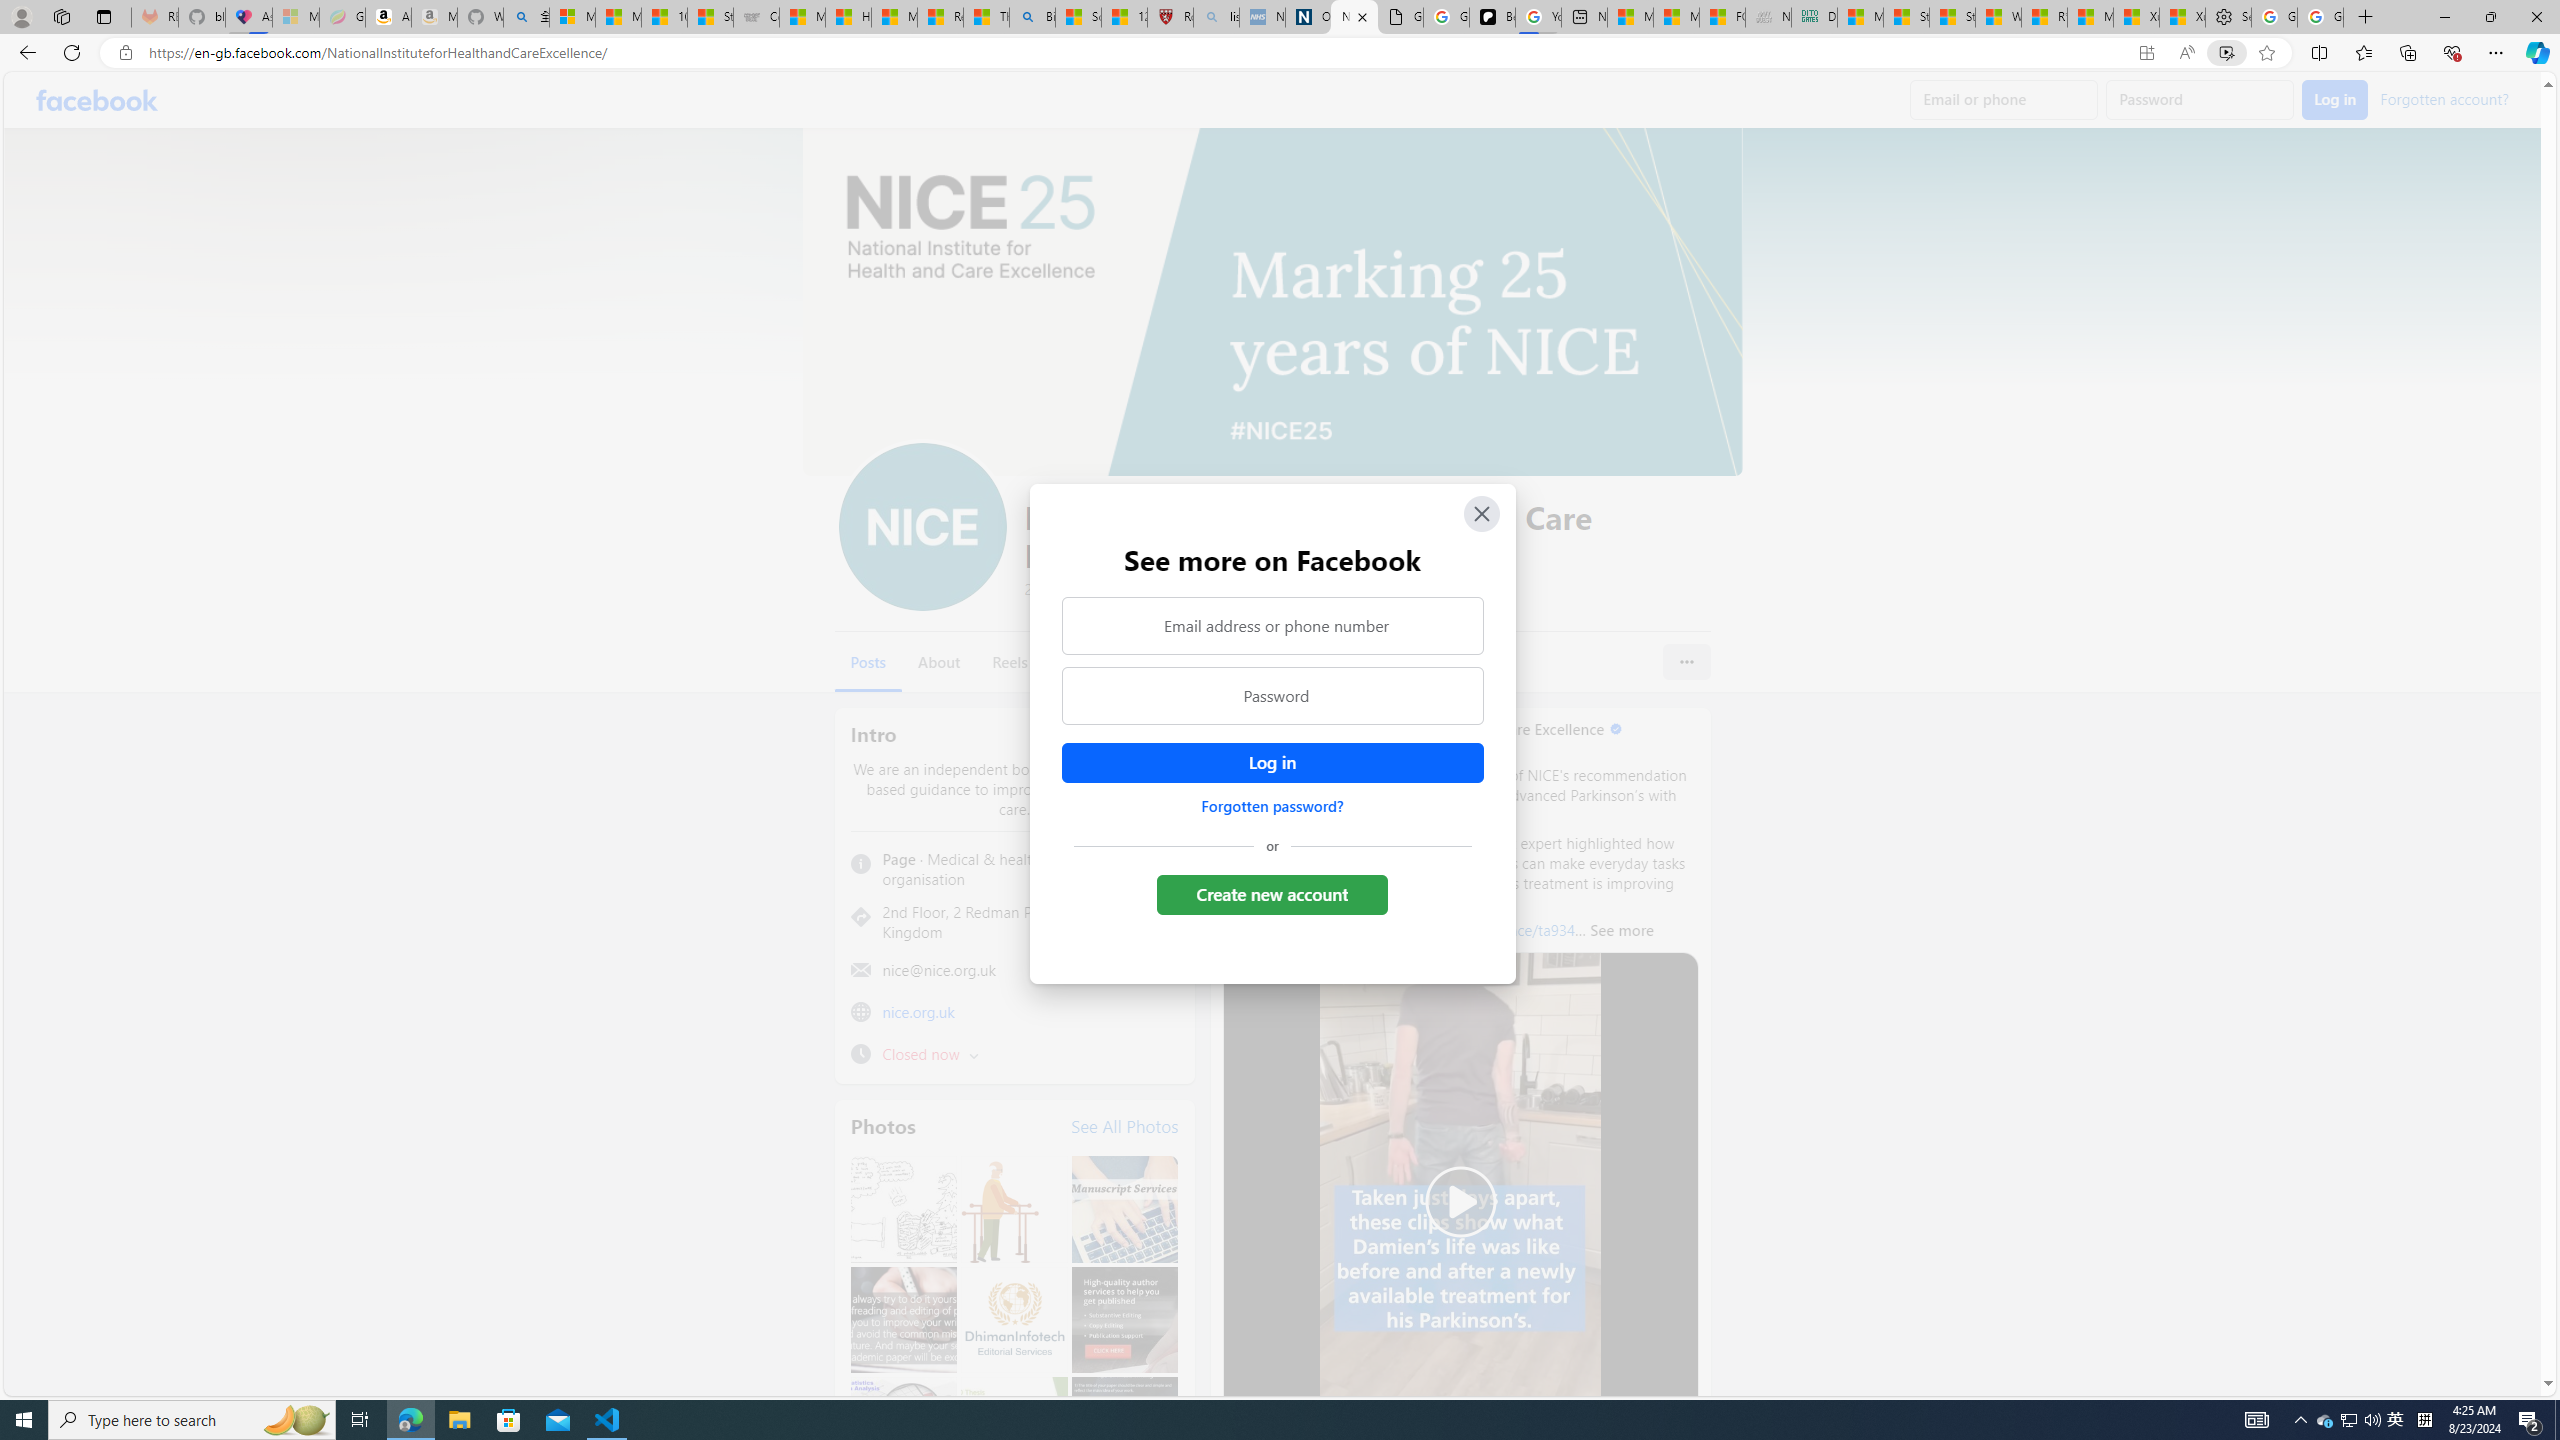  Describe the element at coordinates (1952, 16) in the screenshot. I see `'Stocks - MSN'` at that location.